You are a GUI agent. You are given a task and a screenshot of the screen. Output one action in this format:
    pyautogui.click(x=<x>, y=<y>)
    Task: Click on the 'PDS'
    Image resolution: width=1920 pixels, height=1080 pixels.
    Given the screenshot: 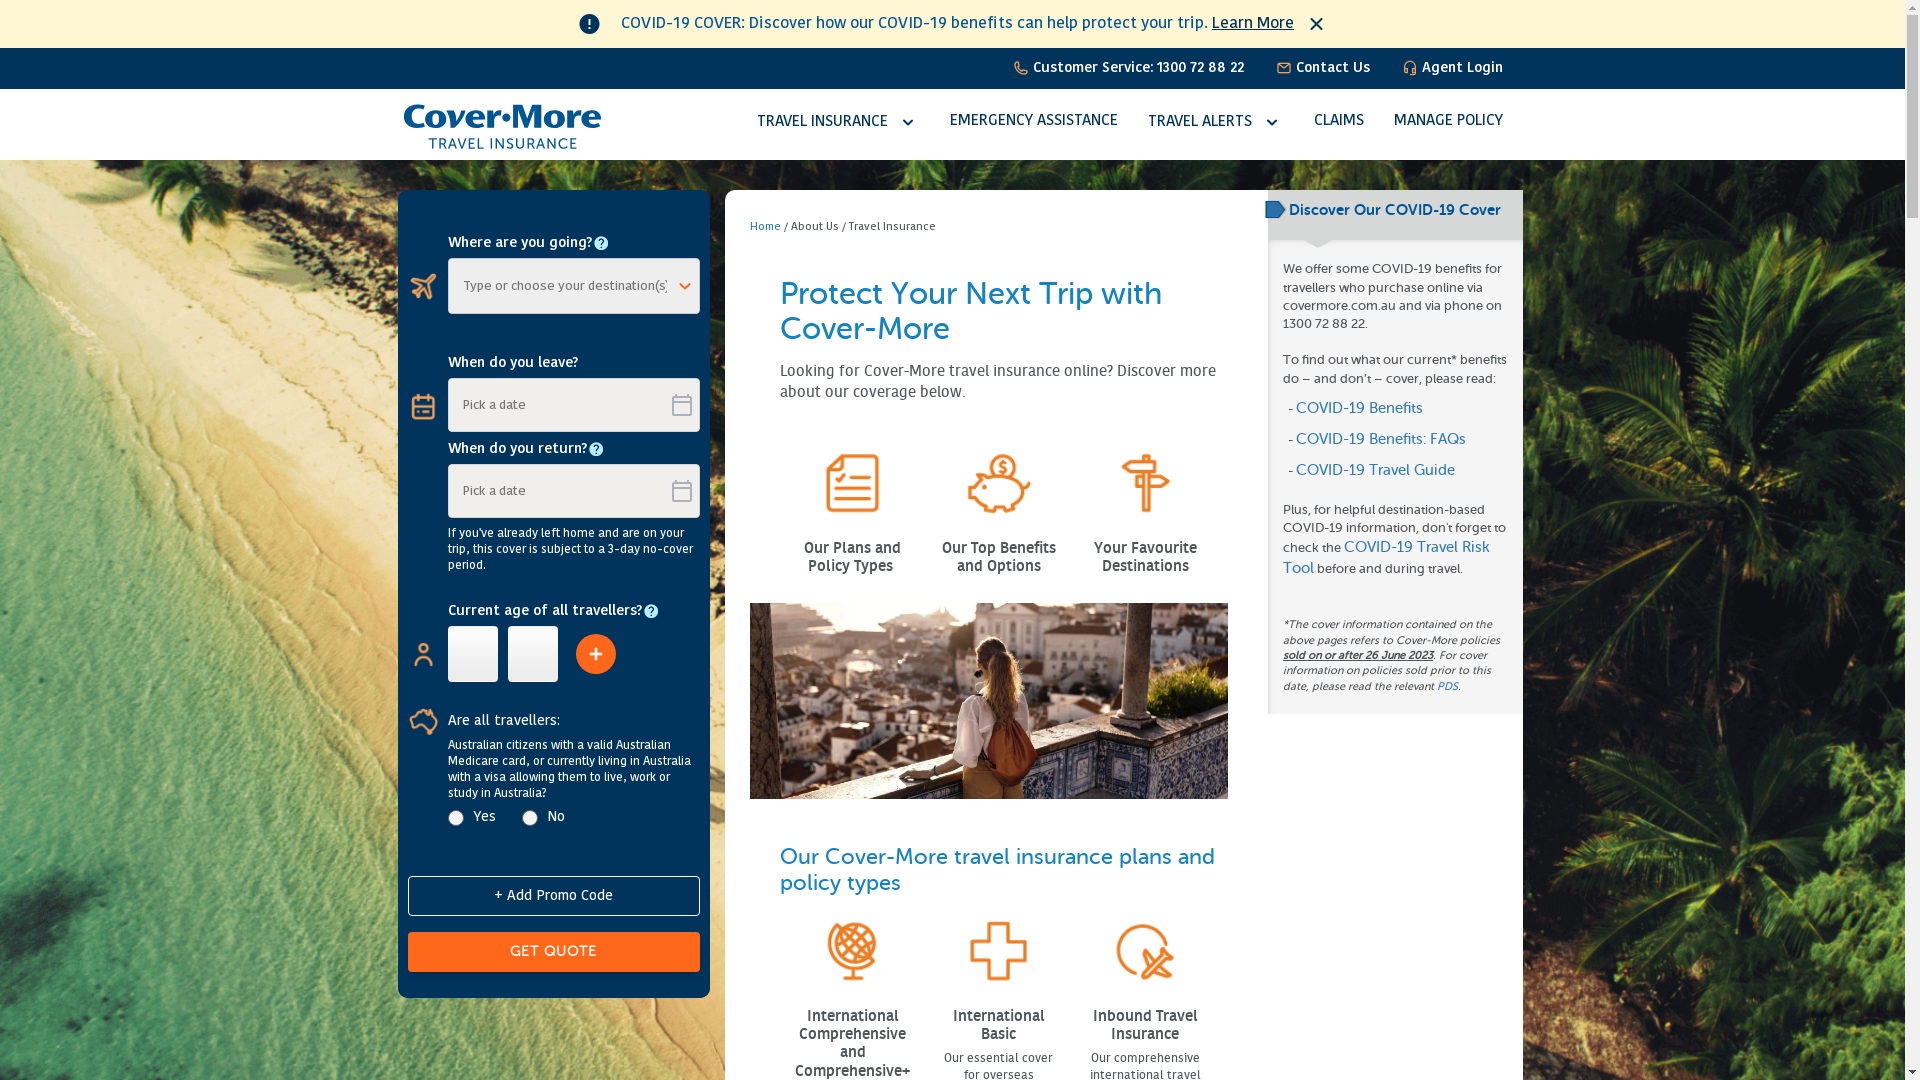 What is the action you would take?
    pyautogui.click(x=1447, y=685)
    